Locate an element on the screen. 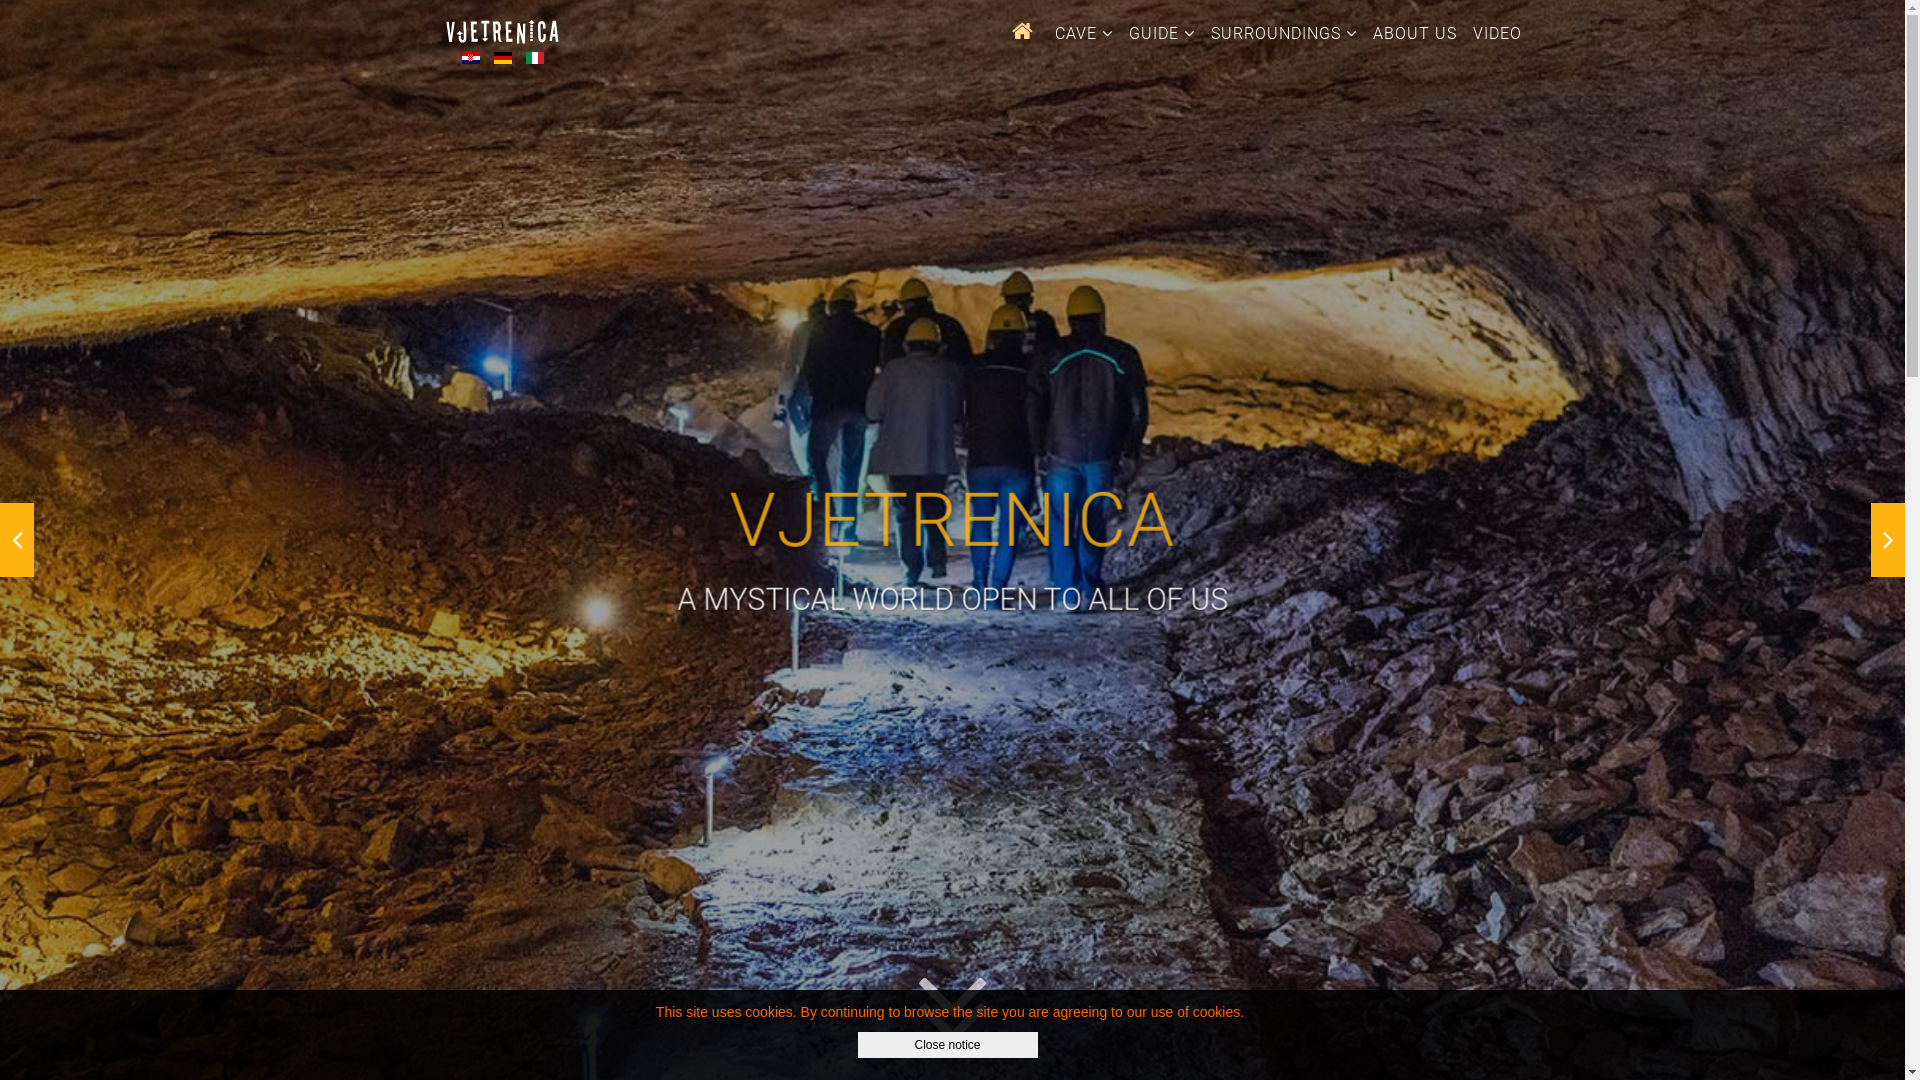  'VIDEO' is located at coordinates (1497, 33).